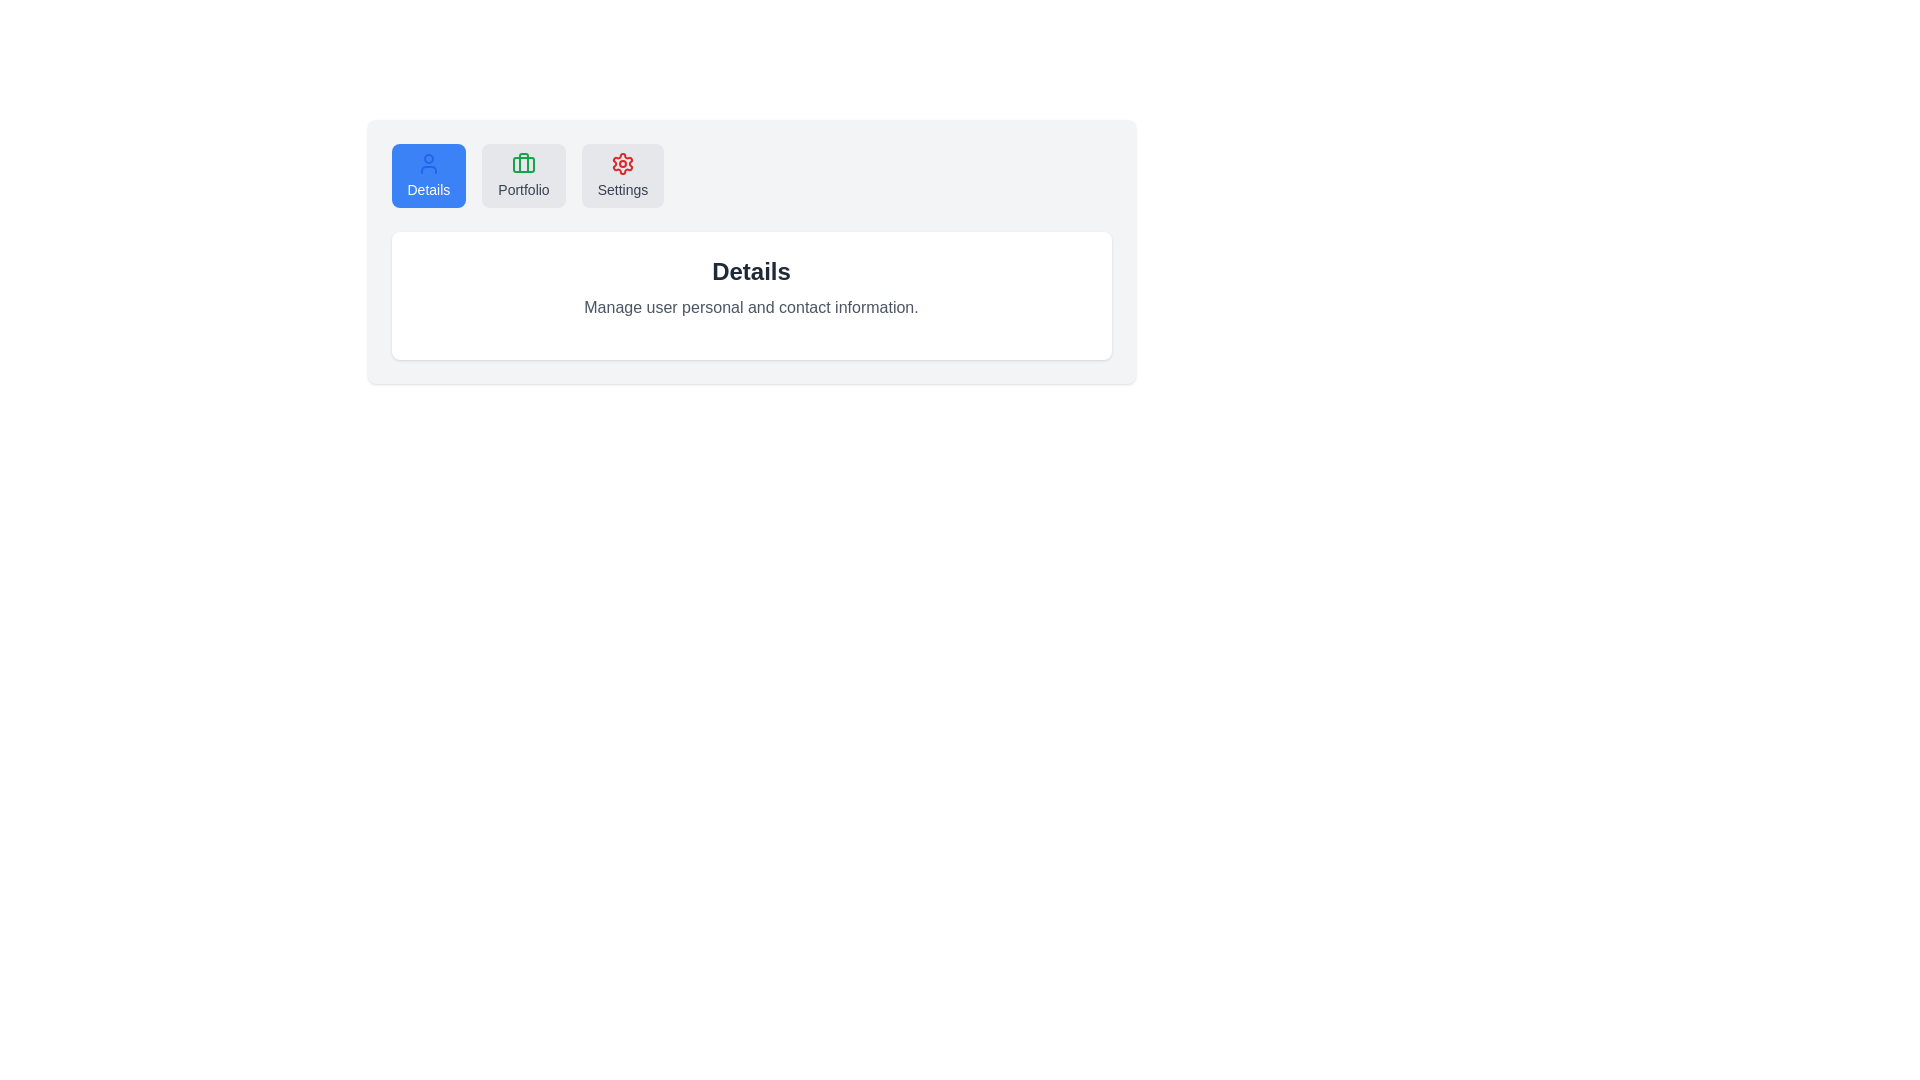 Image resolution: width=1920 pixels, height=1080 pixels. I want to click on the Details tab, so click(426, 175).